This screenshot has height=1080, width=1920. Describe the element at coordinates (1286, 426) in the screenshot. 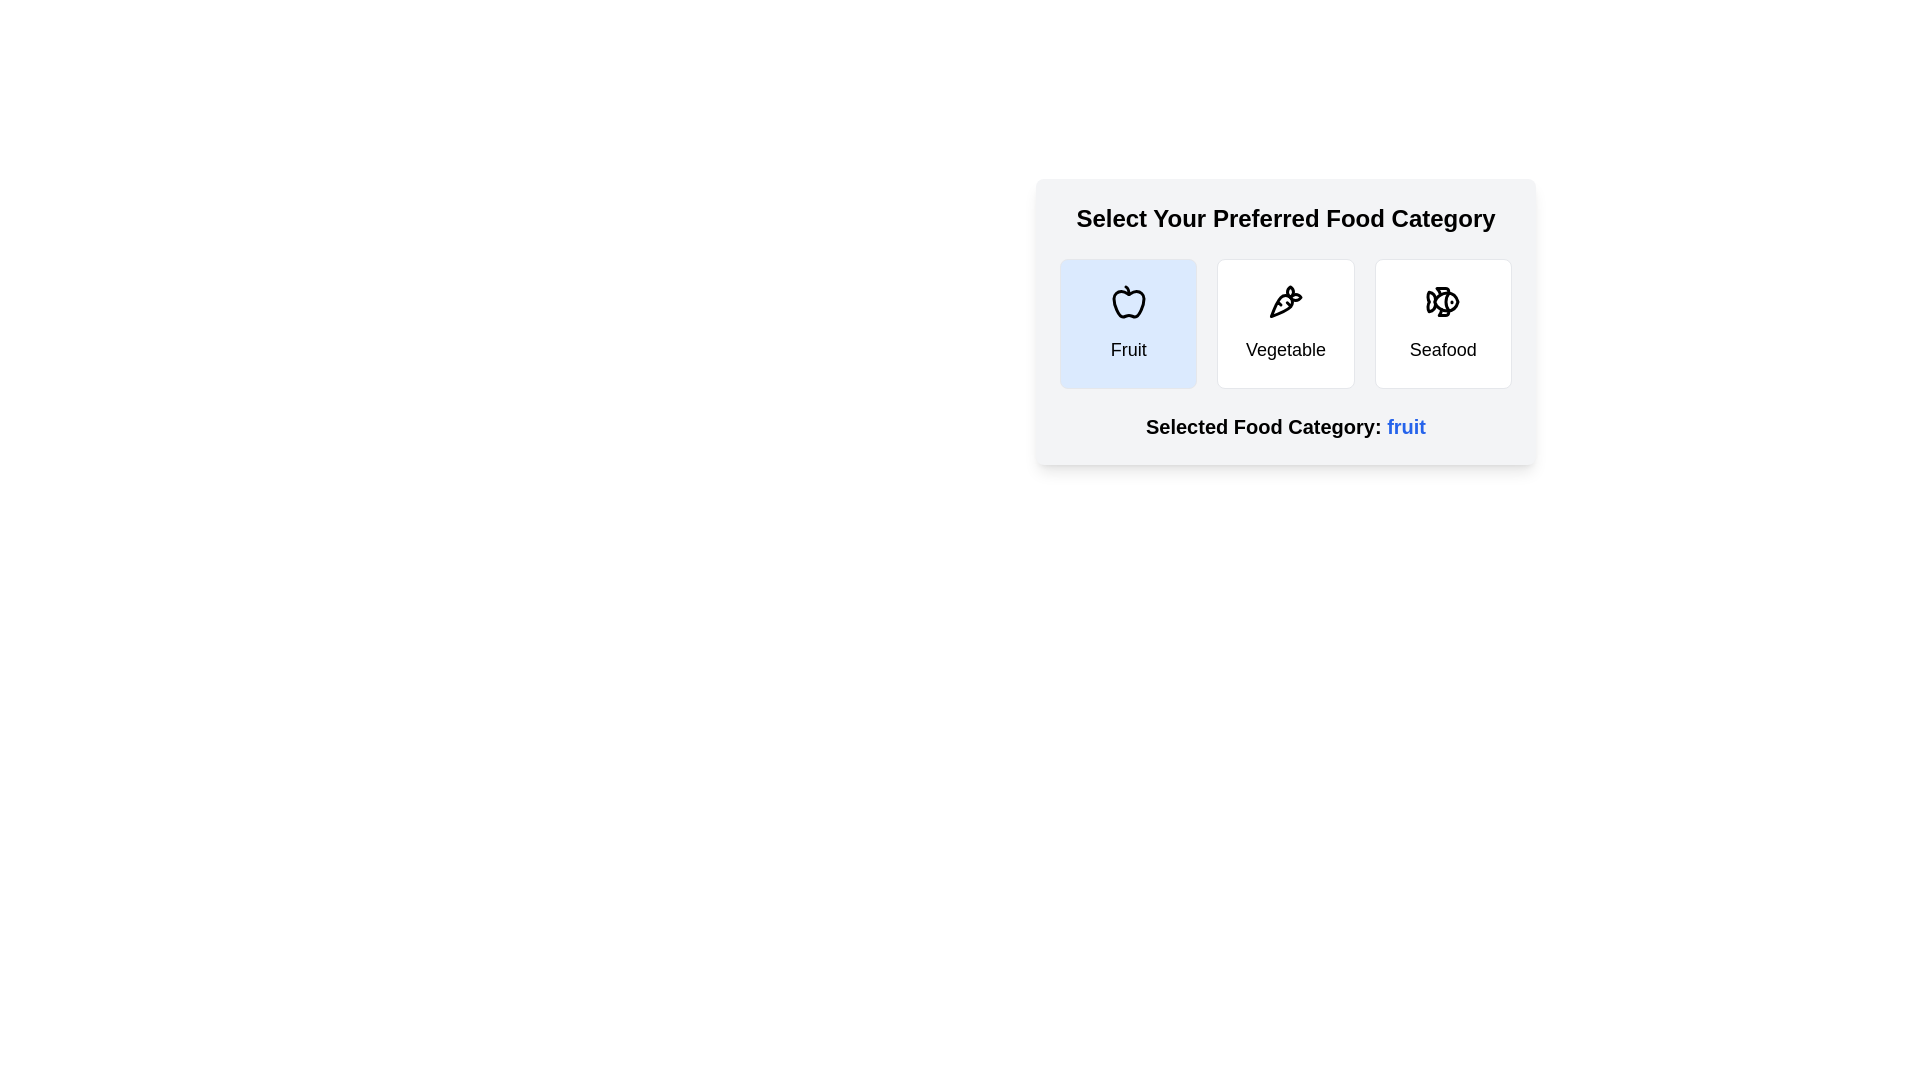

I see `the blue-highlighted text that displays the currently selected food category at the bottom of the white card component` at that location.